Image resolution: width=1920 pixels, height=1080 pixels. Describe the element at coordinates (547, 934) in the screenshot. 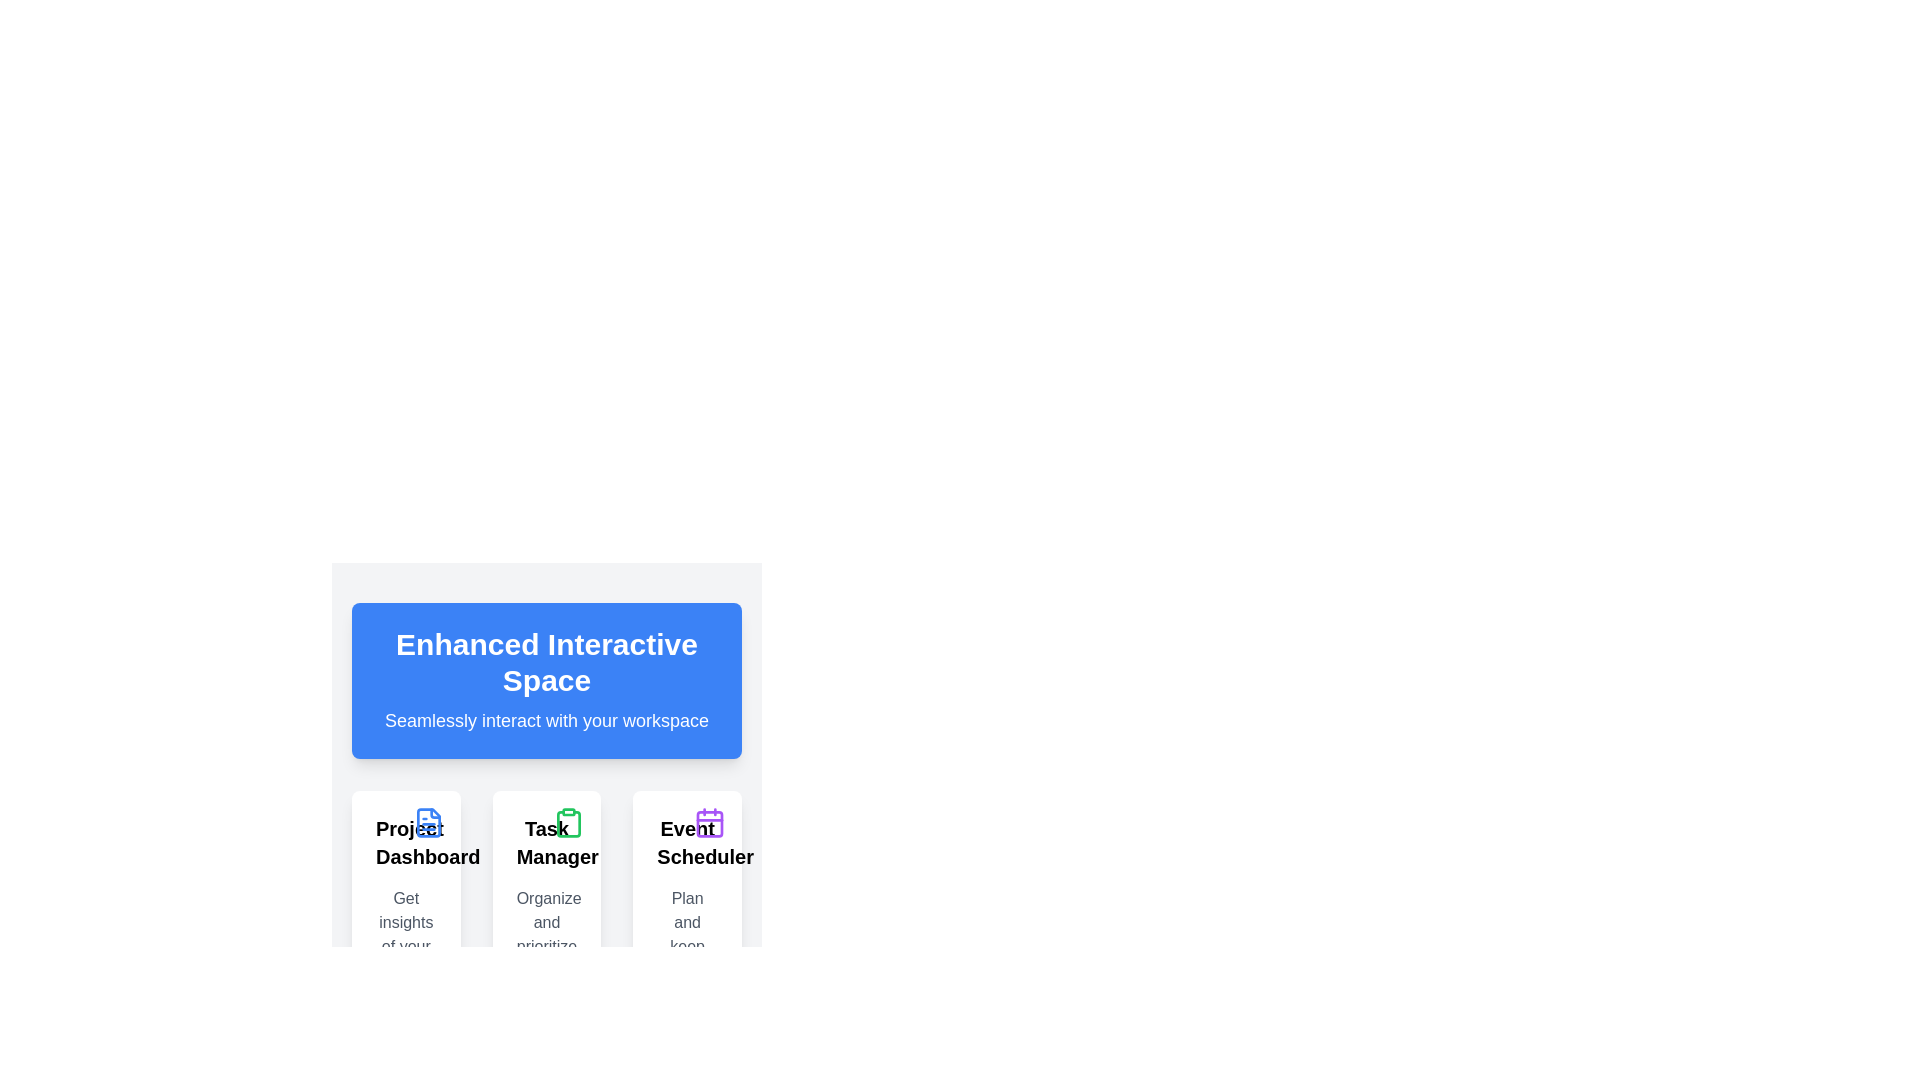

I see `the informational card about the 'Task Manager' feature, which is the middle card in a group of three horizontally aligned cards` at that location.